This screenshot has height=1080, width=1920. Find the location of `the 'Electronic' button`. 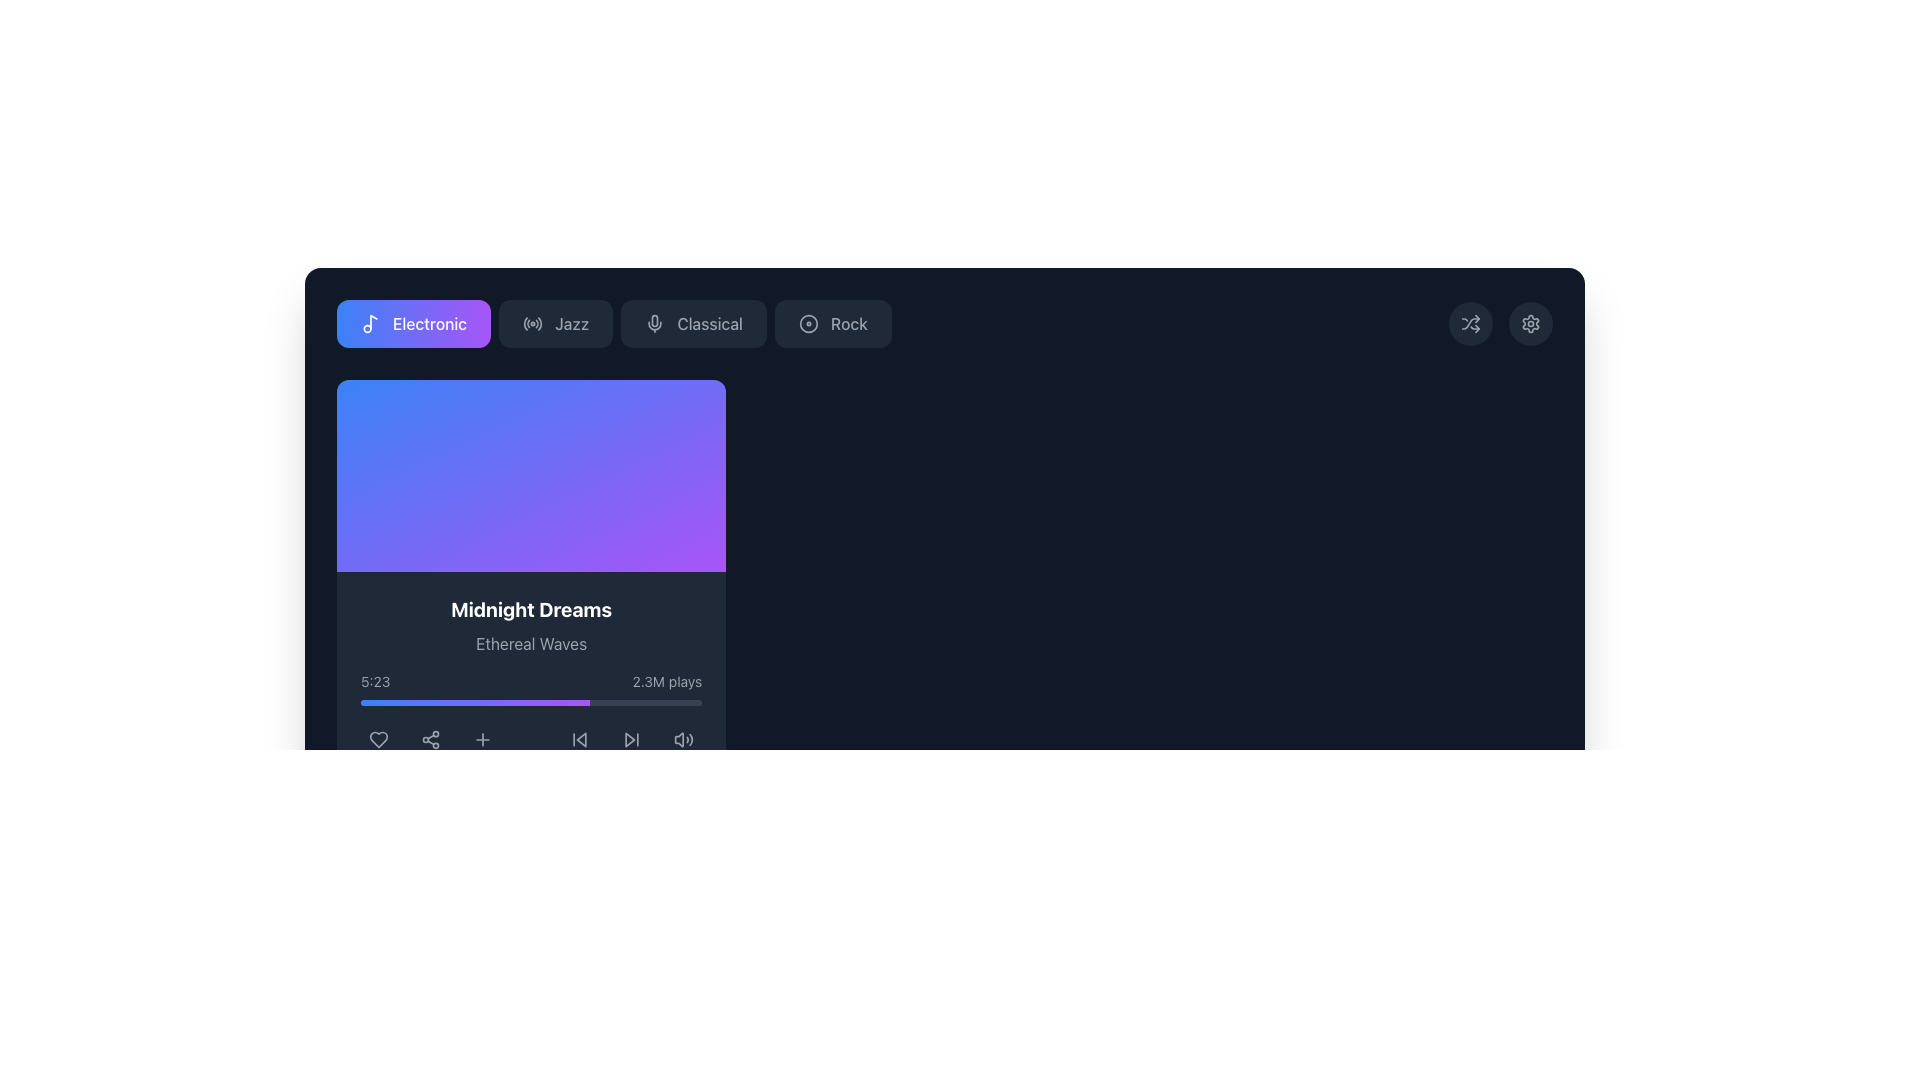

the 'Electronic' button is located at coordinates (412, 323).